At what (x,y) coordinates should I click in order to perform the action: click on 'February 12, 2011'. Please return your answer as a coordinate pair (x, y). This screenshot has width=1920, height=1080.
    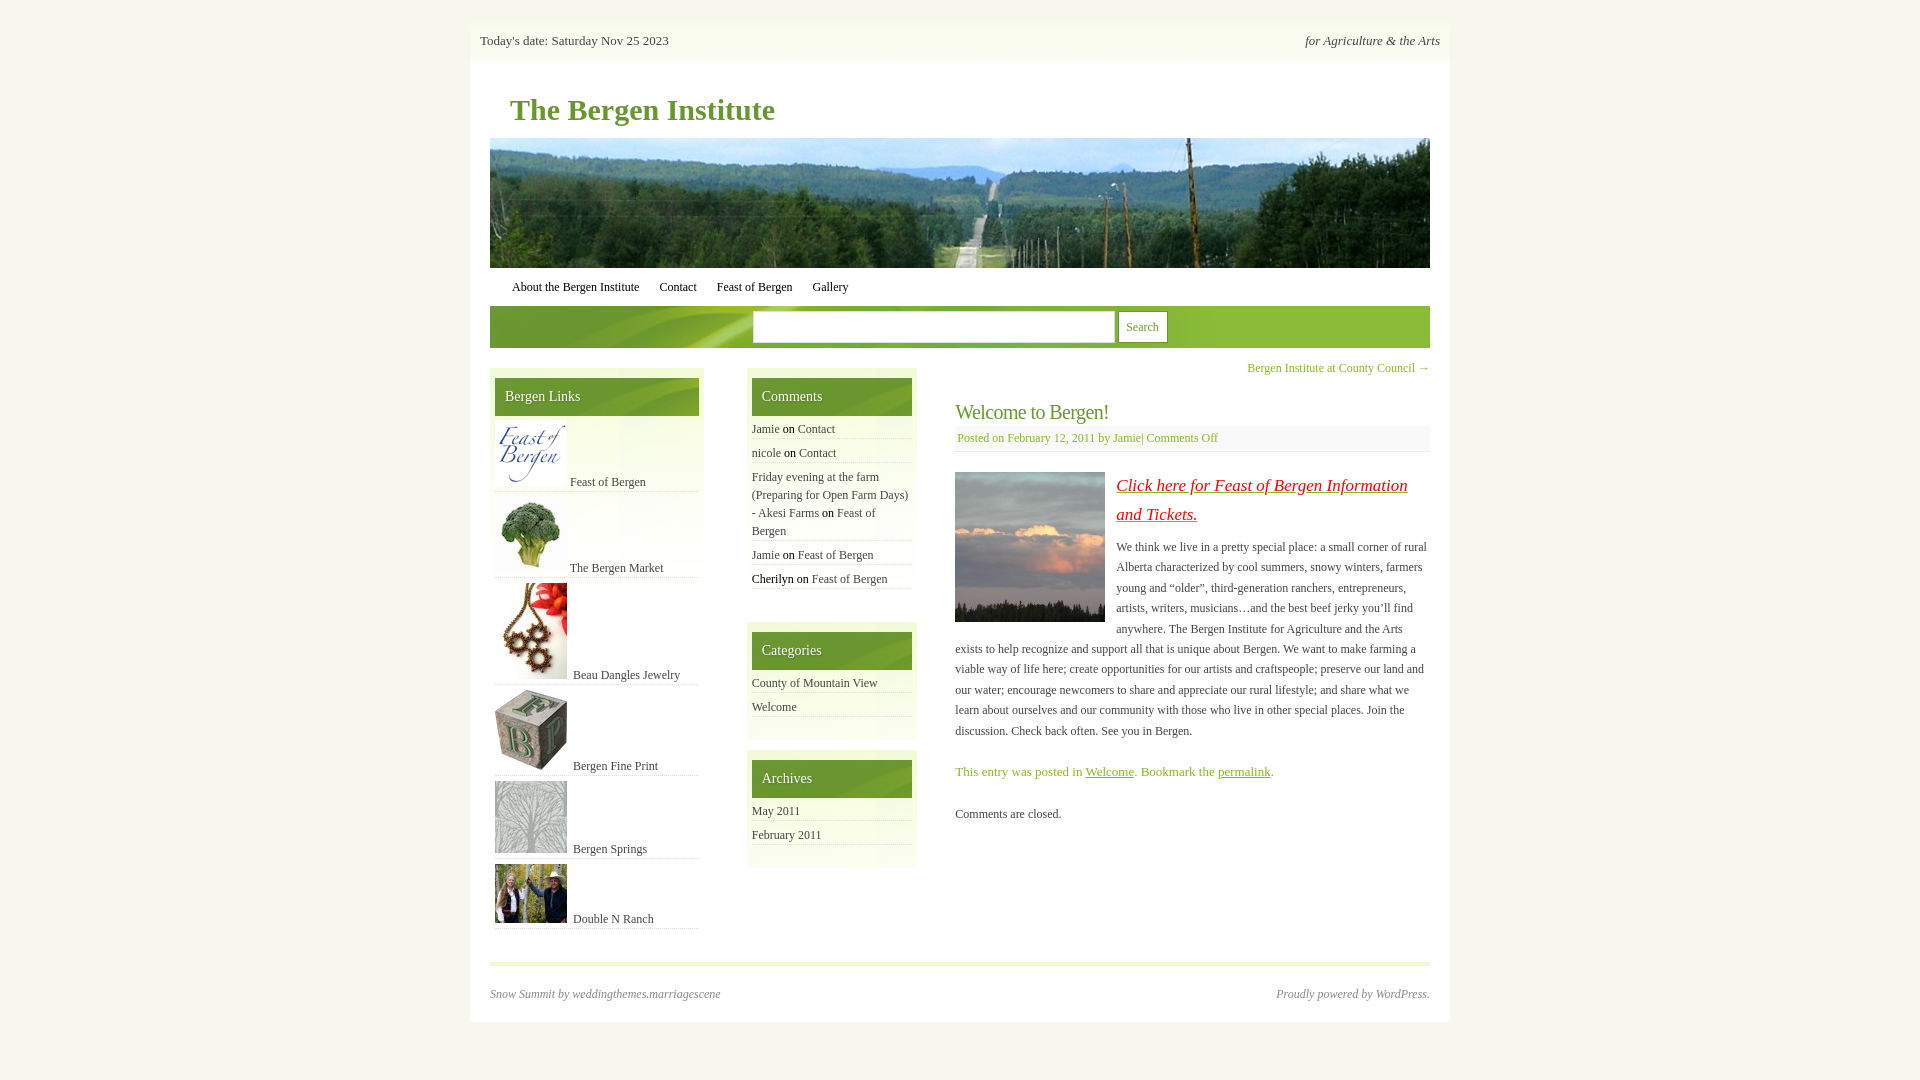
    Looking at the image, I should click on (1050, 437).